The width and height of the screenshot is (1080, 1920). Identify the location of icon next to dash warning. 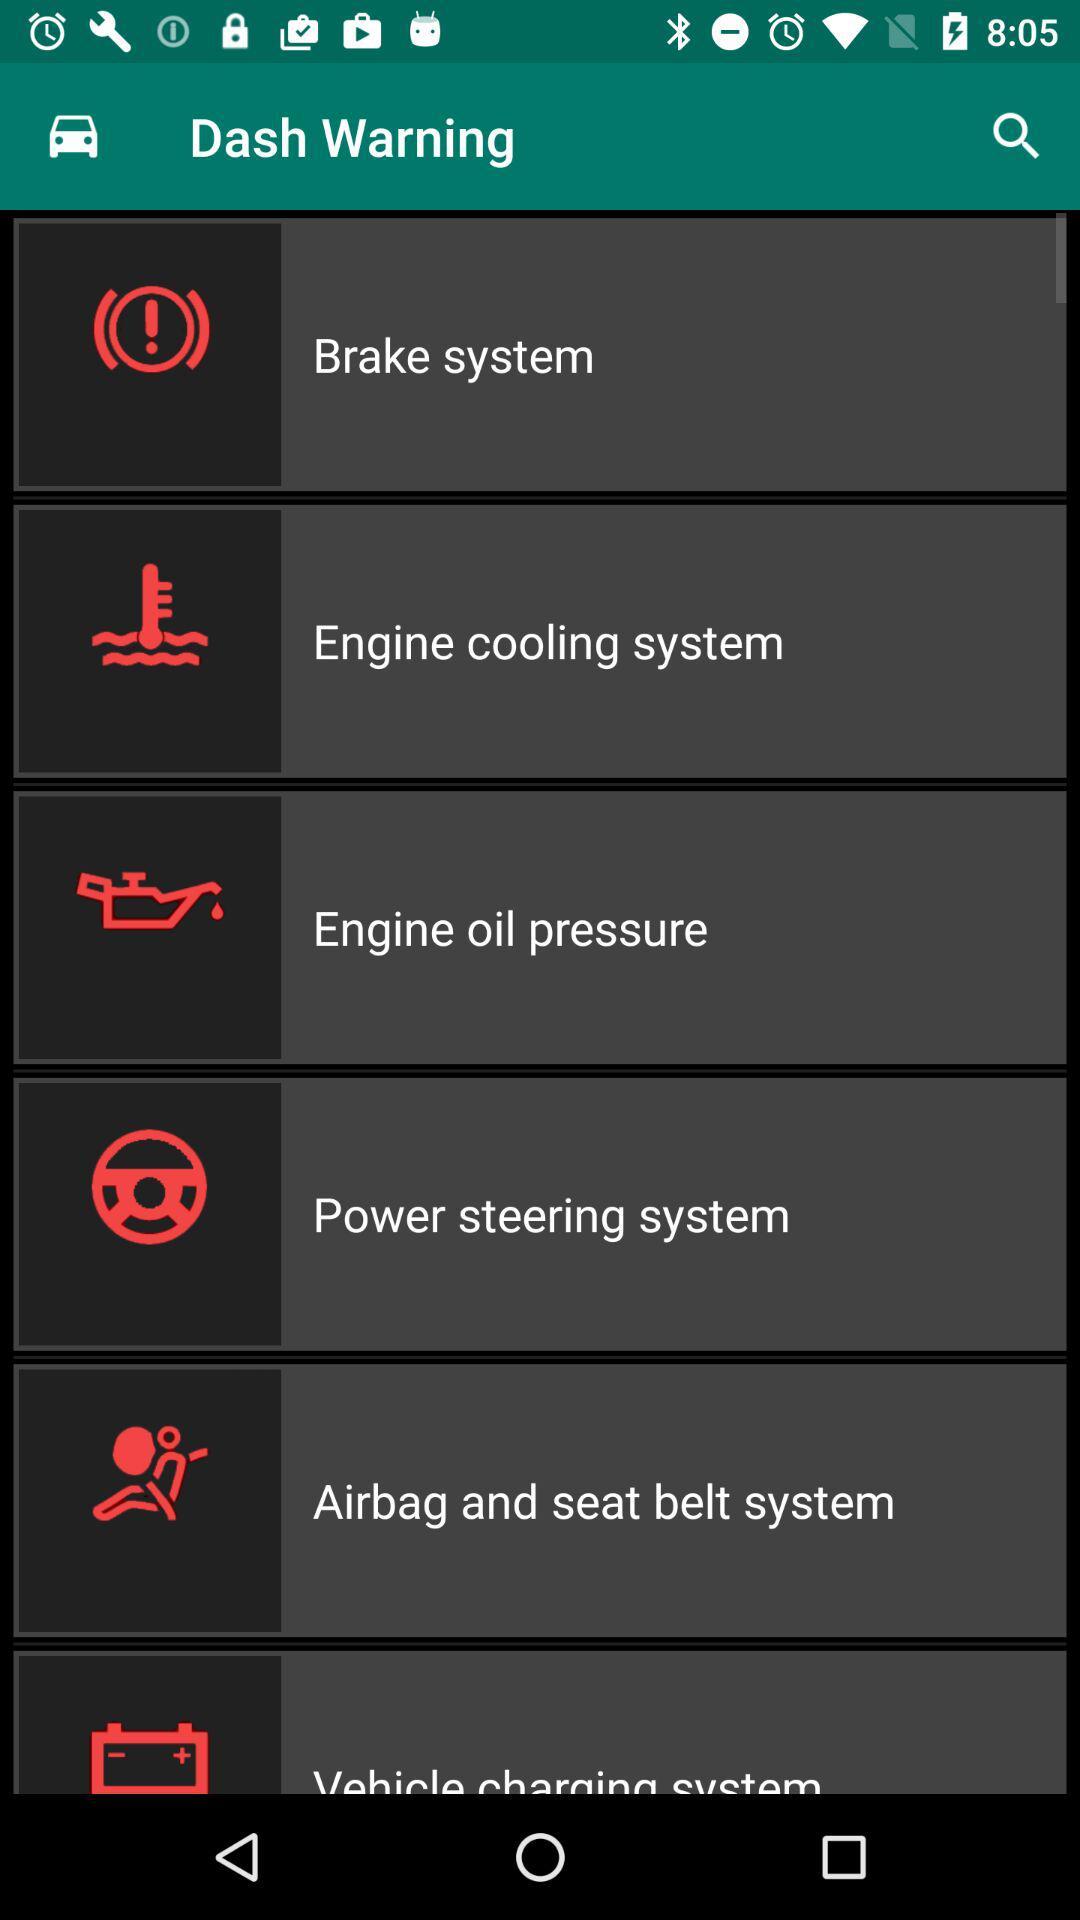
(72, 135).